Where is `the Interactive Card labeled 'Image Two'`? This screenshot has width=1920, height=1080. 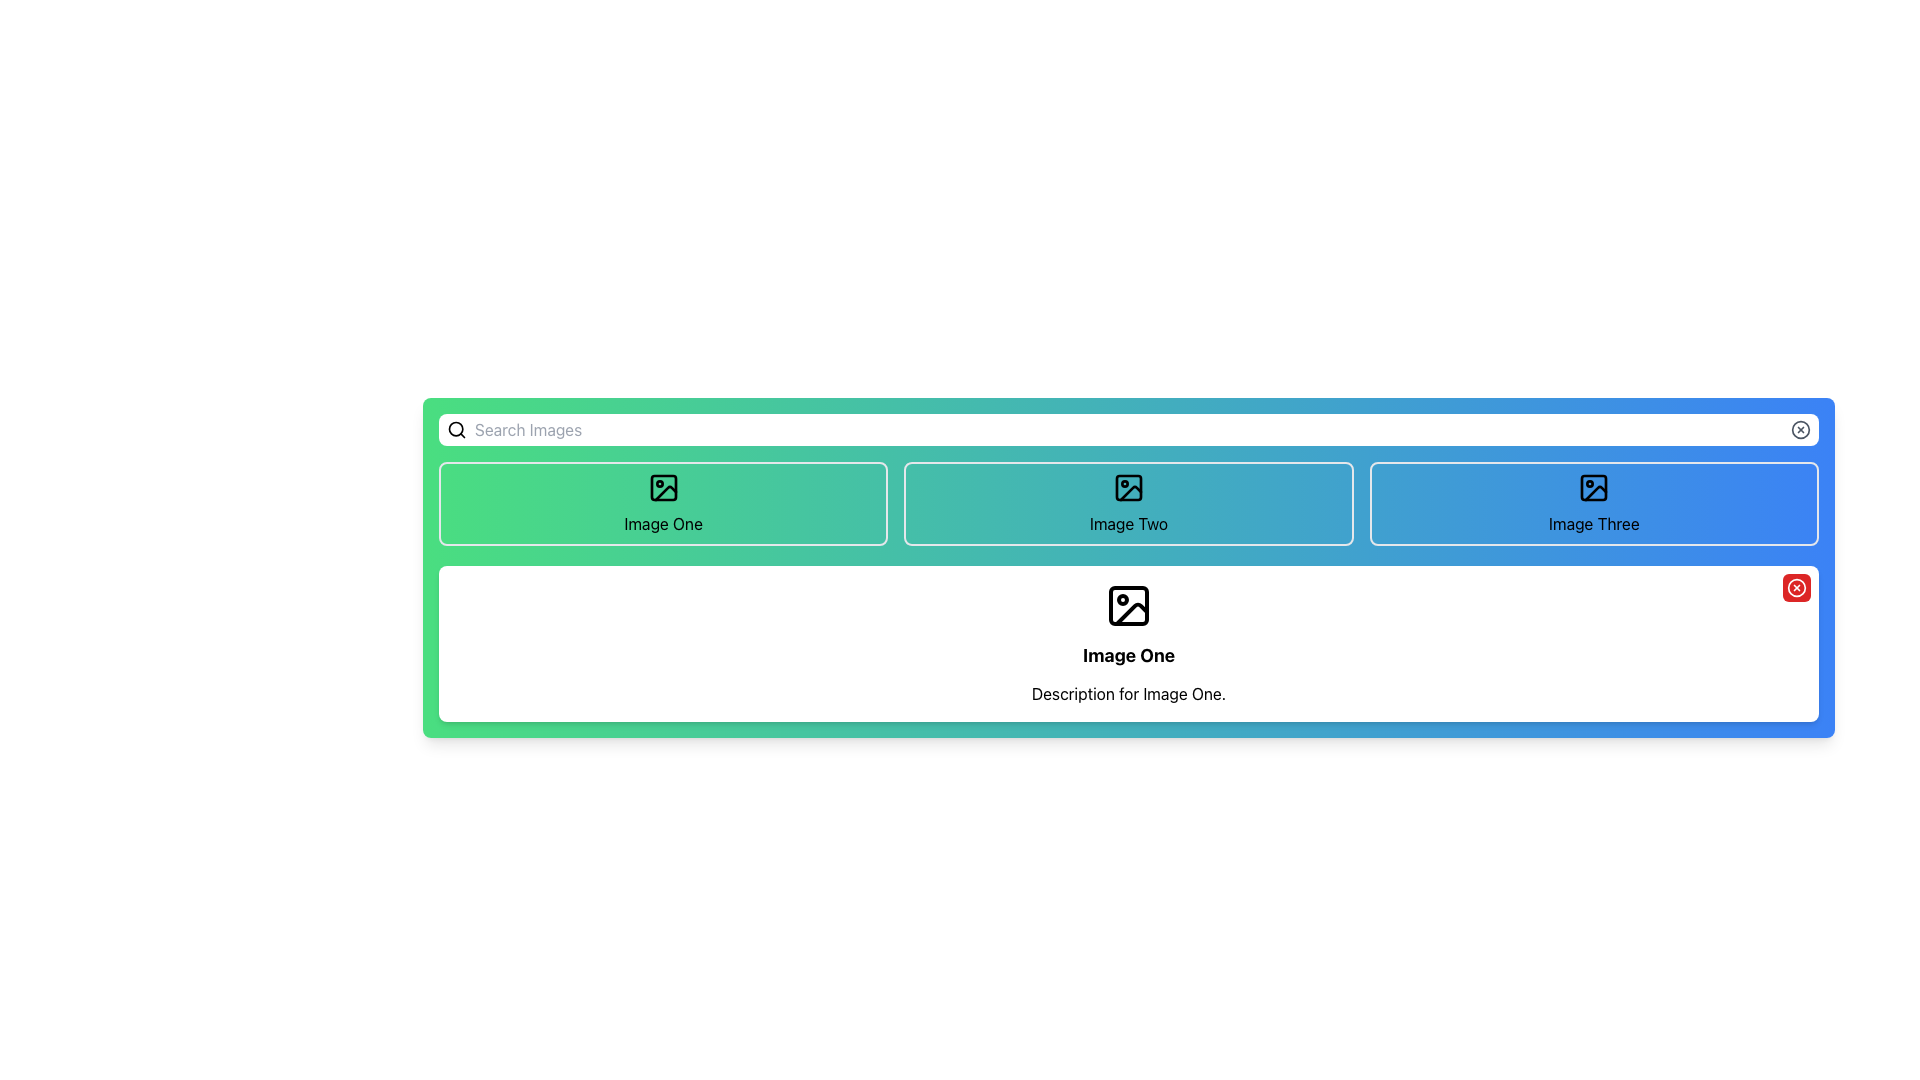
the Interactive Card labeled 'Image Two' is located at coordinates (1128, 503).